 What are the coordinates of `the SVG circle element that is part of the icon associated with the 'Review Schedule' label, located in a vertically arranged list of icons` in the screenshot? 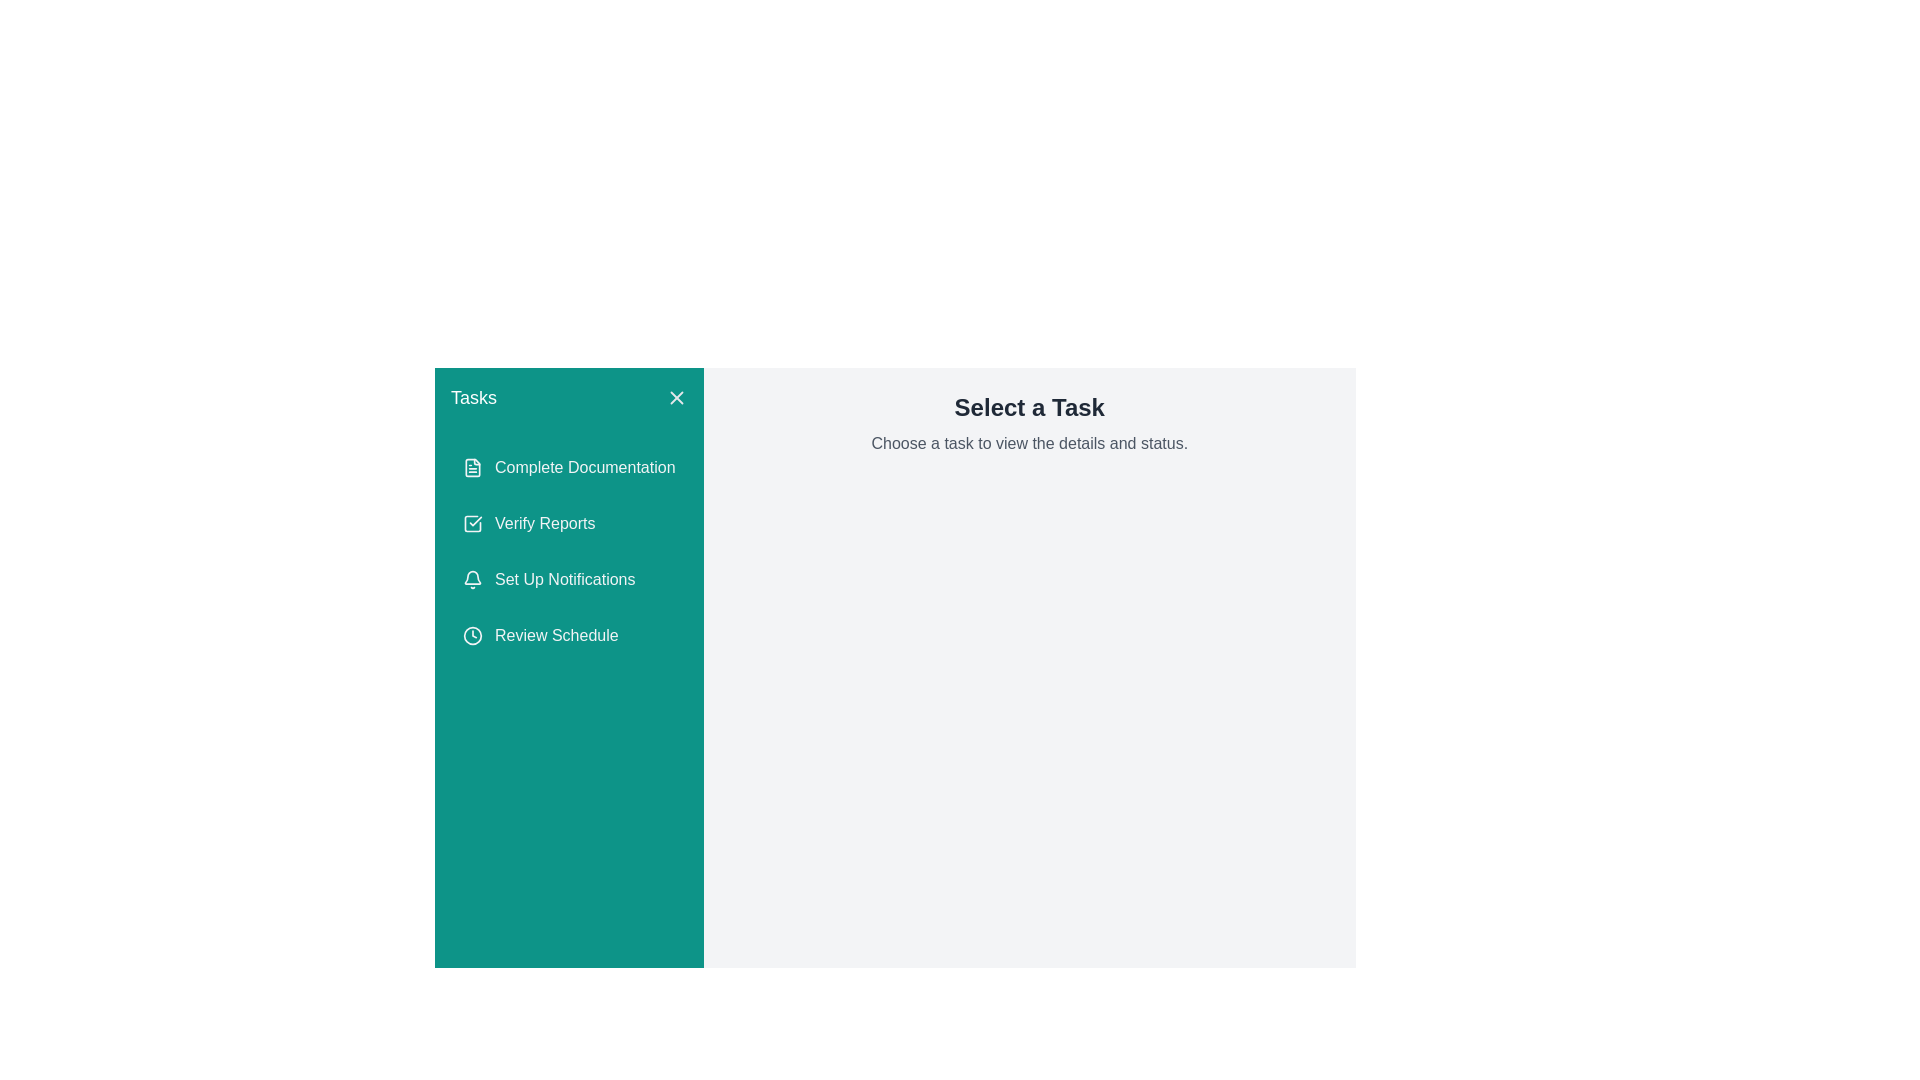 It's located at (472, 636).